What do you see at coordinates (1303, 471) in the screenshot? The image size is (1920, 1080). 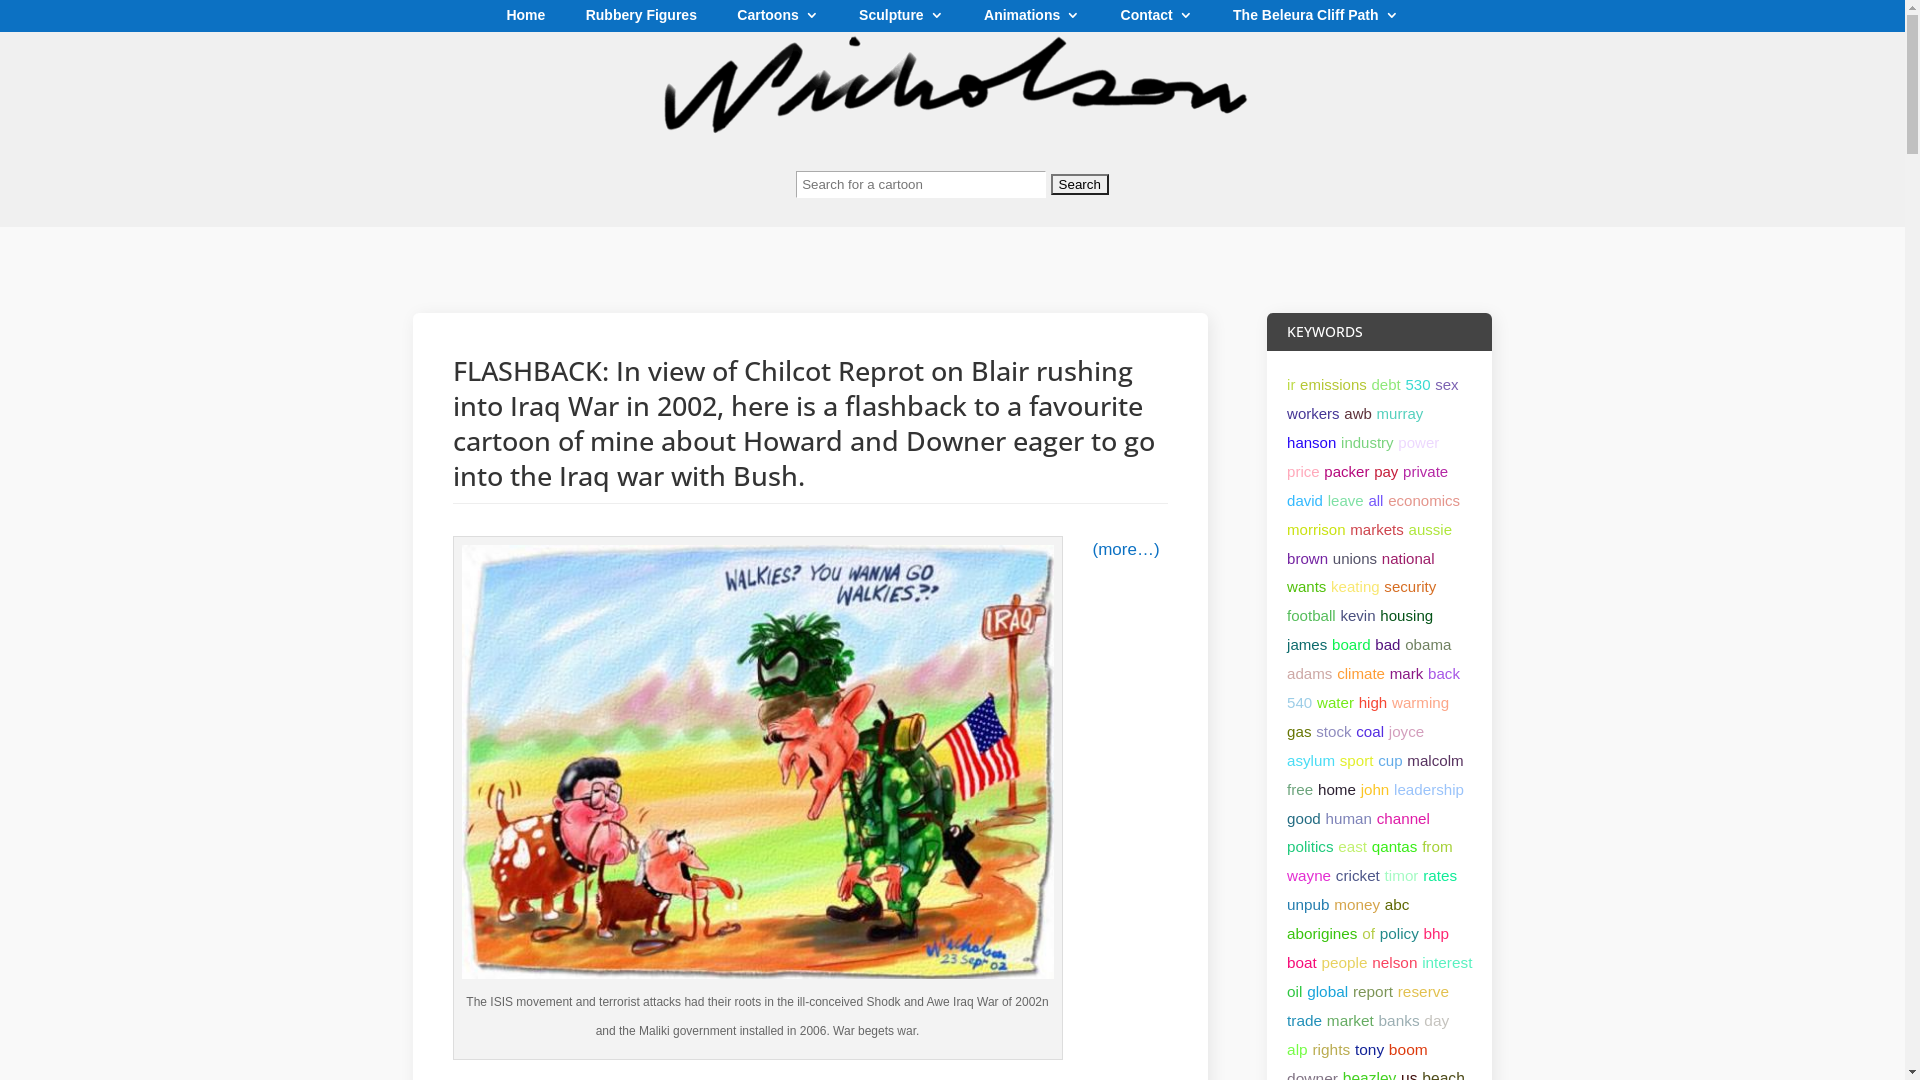 I see `'price'` at bounding box center [1303, 471].